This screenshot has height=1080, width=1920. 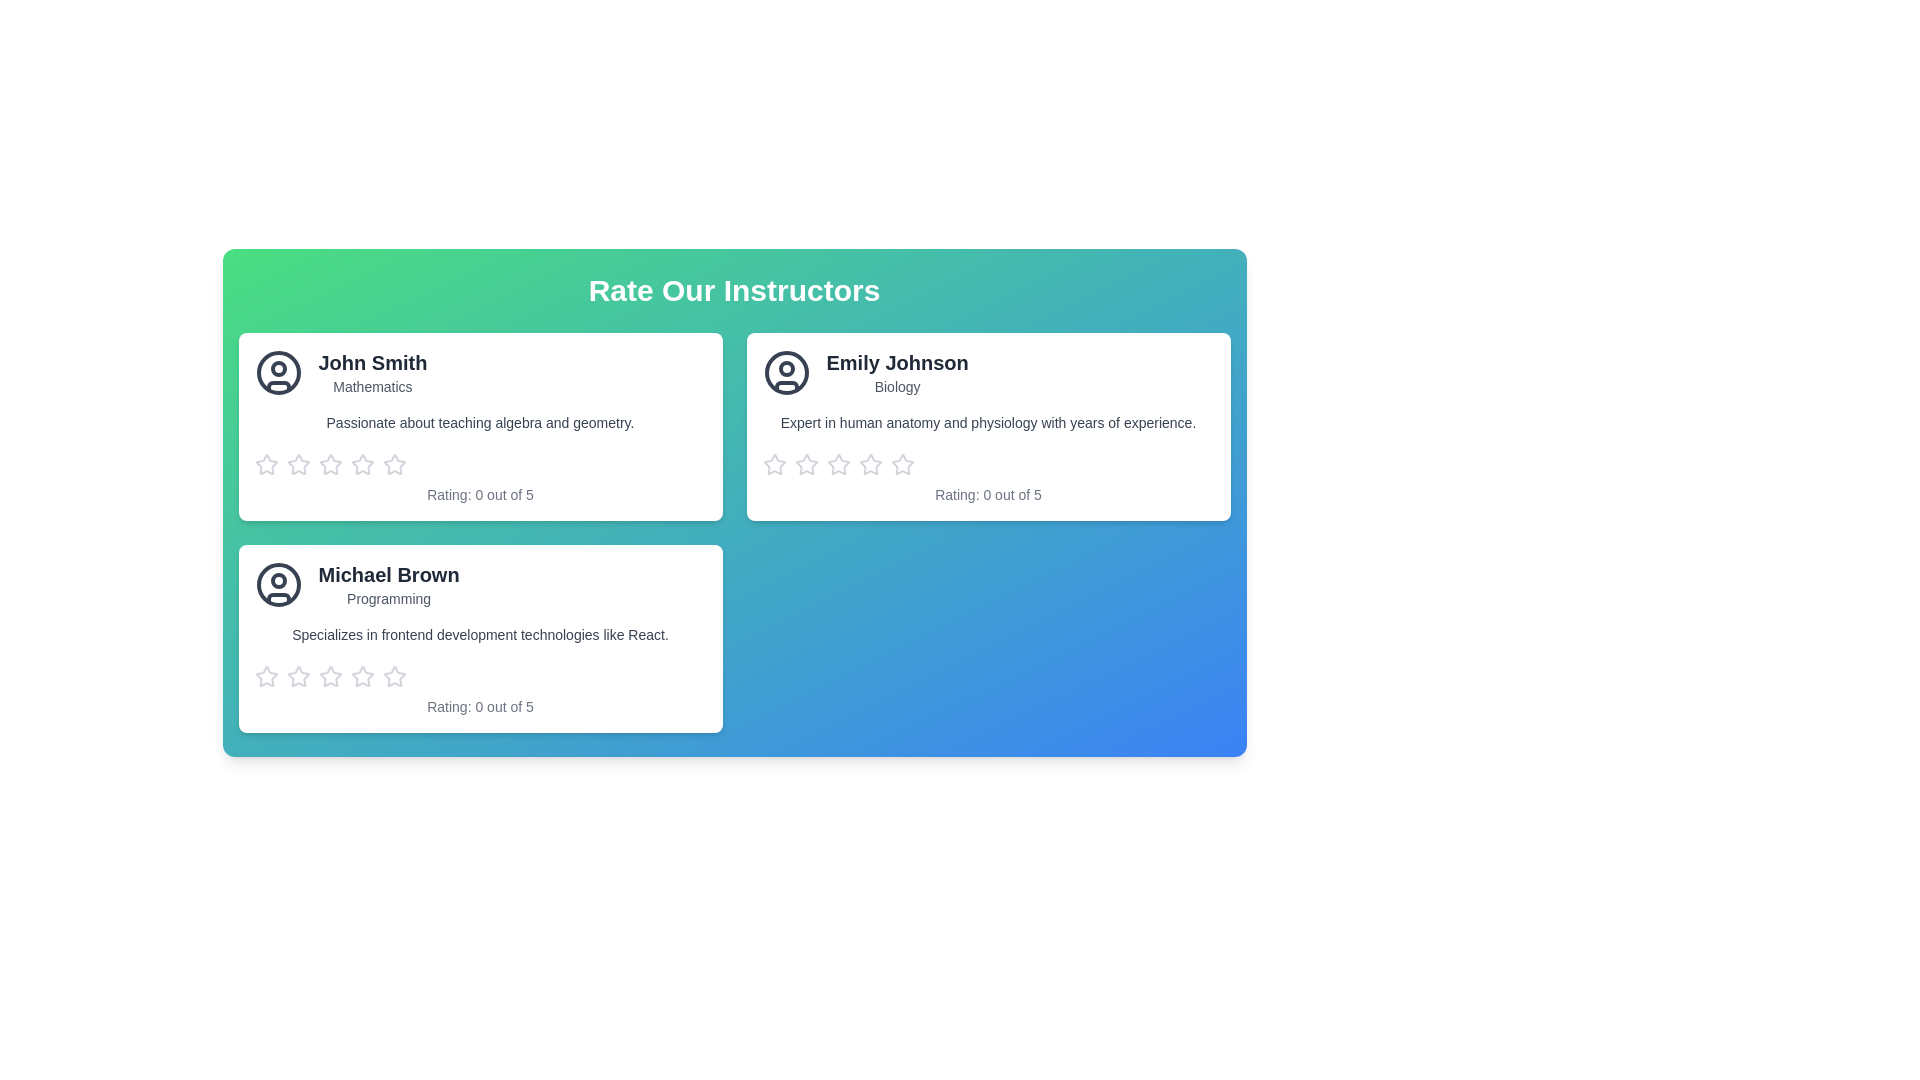 What do you see at coordinates (277, 585) in the screenshot?
I see `the user icon representing Michael Brown` at bounding box center [277, 585].